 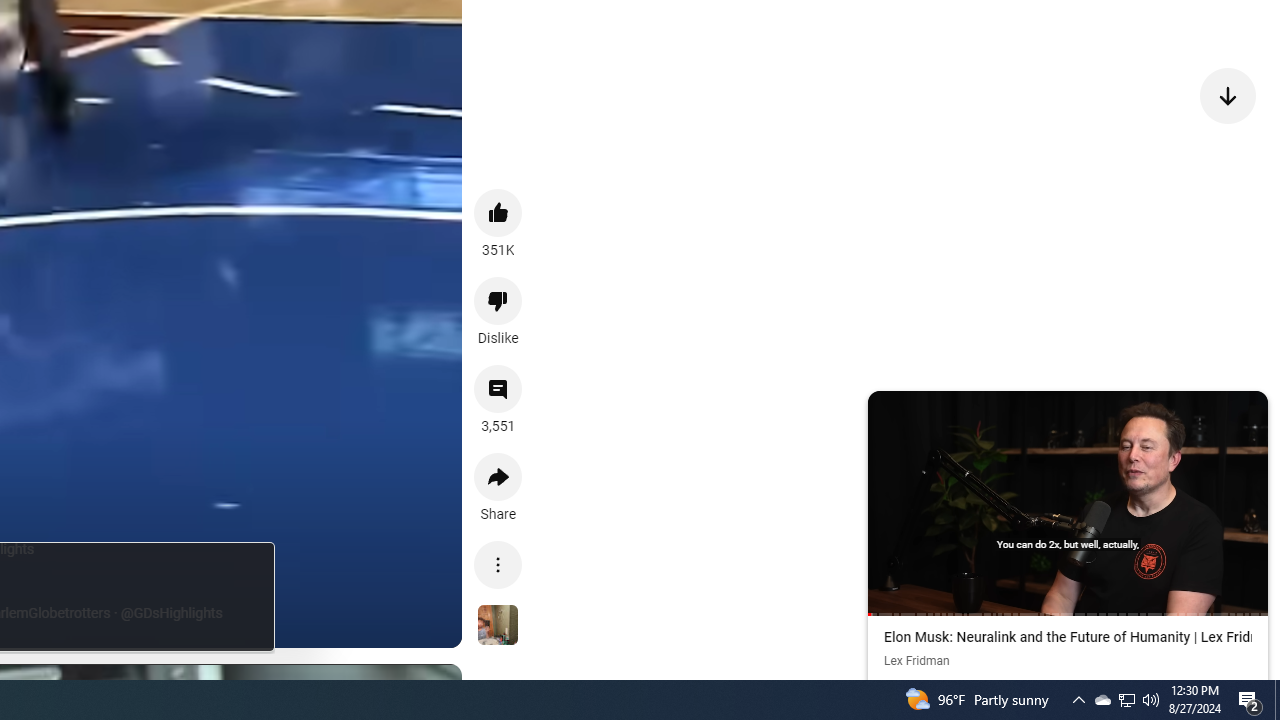 What do you see at coordinates (498, 477) in the screenshot?
I see `'Share'` at bounding box center [498, 477].